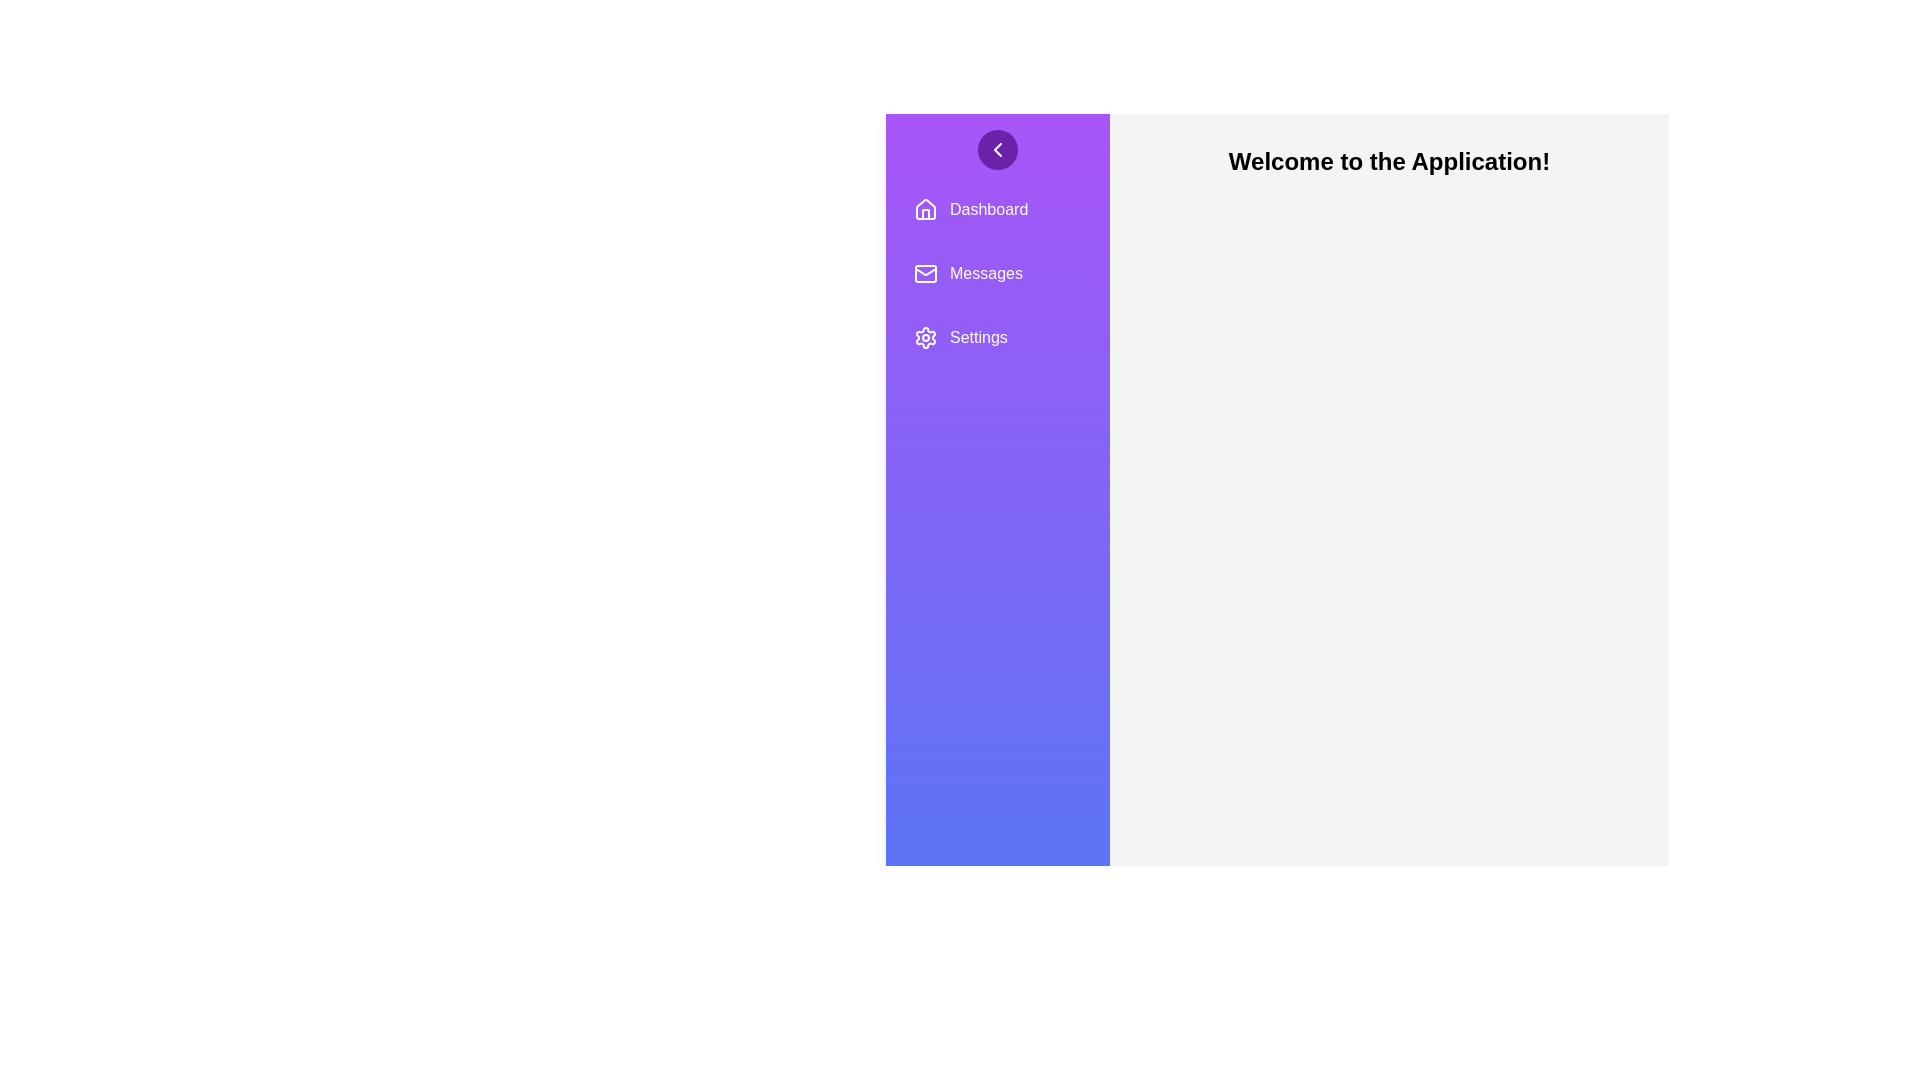  What do you see at coordinates (986, 273) in the screenshot?
I see `the 'Messages' text label in the sidebar menu` at bounding box center [986, 273].